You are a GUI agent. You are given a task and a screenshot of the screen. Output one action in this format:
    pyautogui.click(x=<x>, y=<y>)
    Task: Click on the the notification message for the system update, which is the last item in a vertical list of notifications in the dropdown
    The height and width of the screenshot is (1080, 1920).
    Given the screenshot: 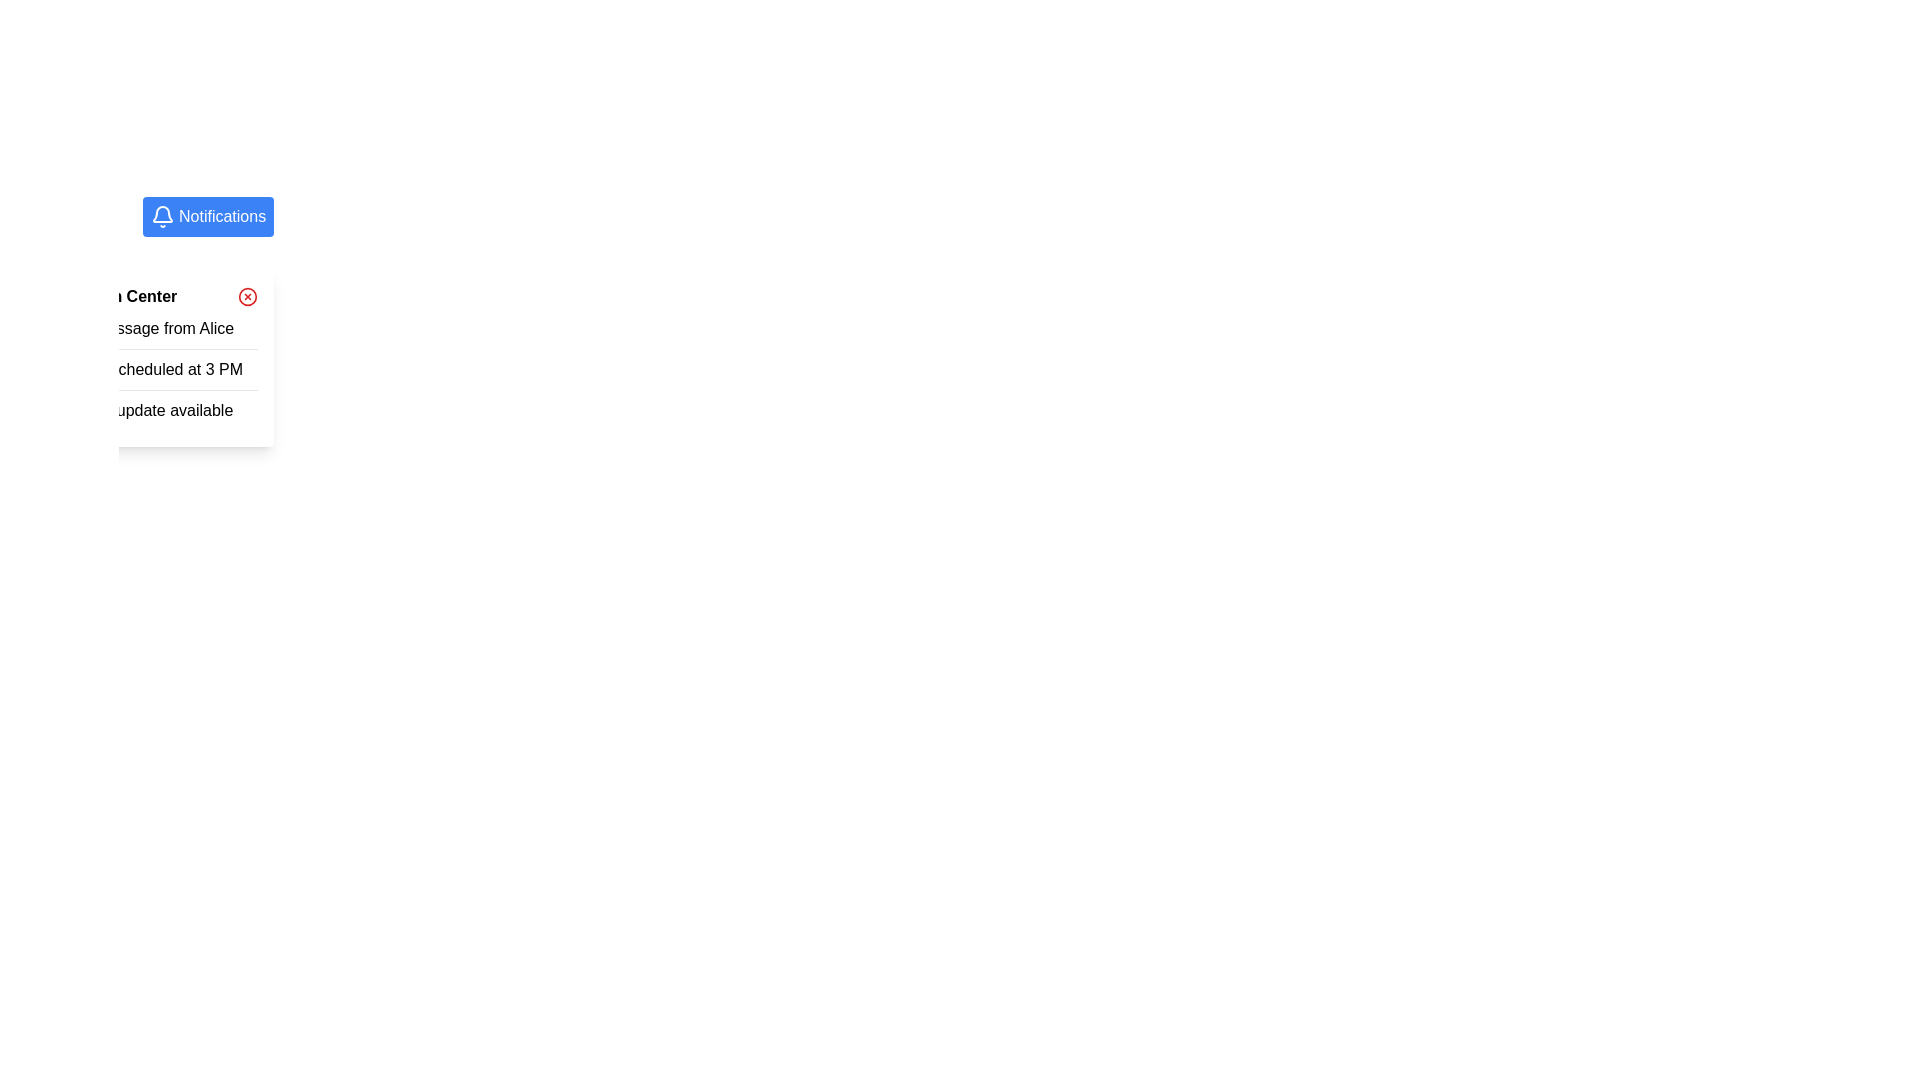 What is the action you would take?
    pyautogui.click(x=145, y=409)
    